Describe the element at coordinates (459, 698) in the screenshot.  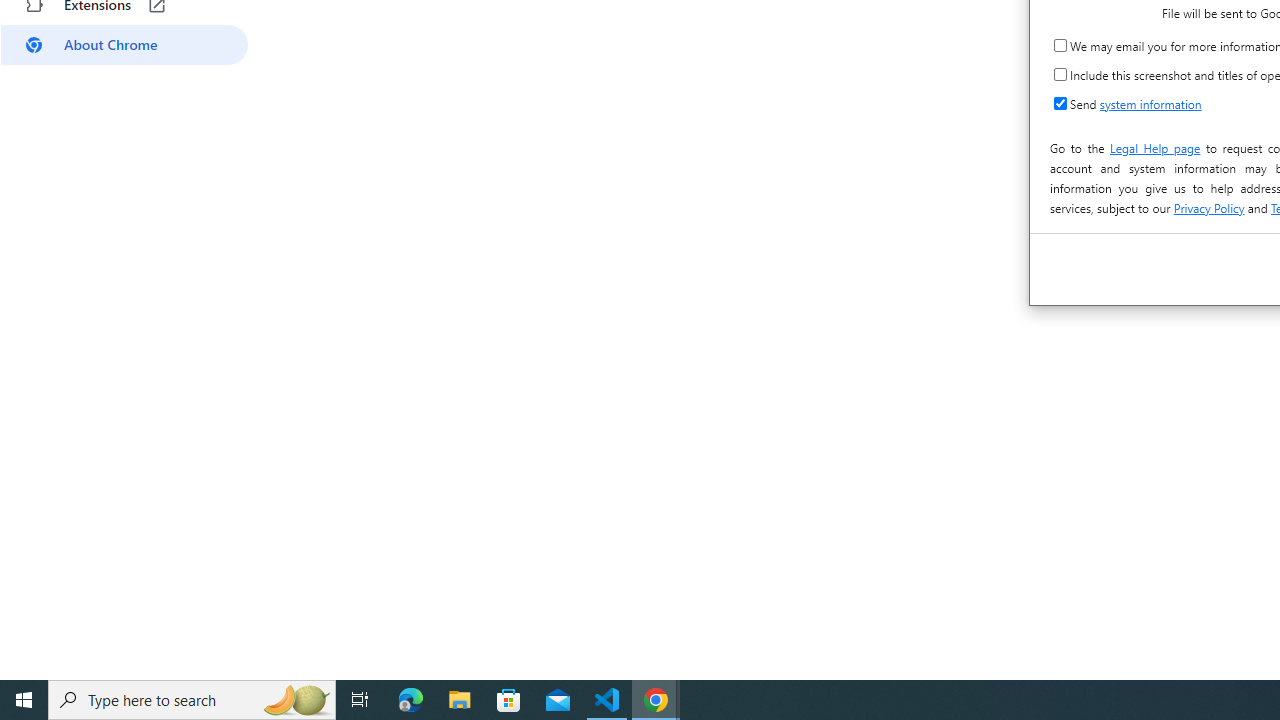
I see `'File Explorer'` at that location.